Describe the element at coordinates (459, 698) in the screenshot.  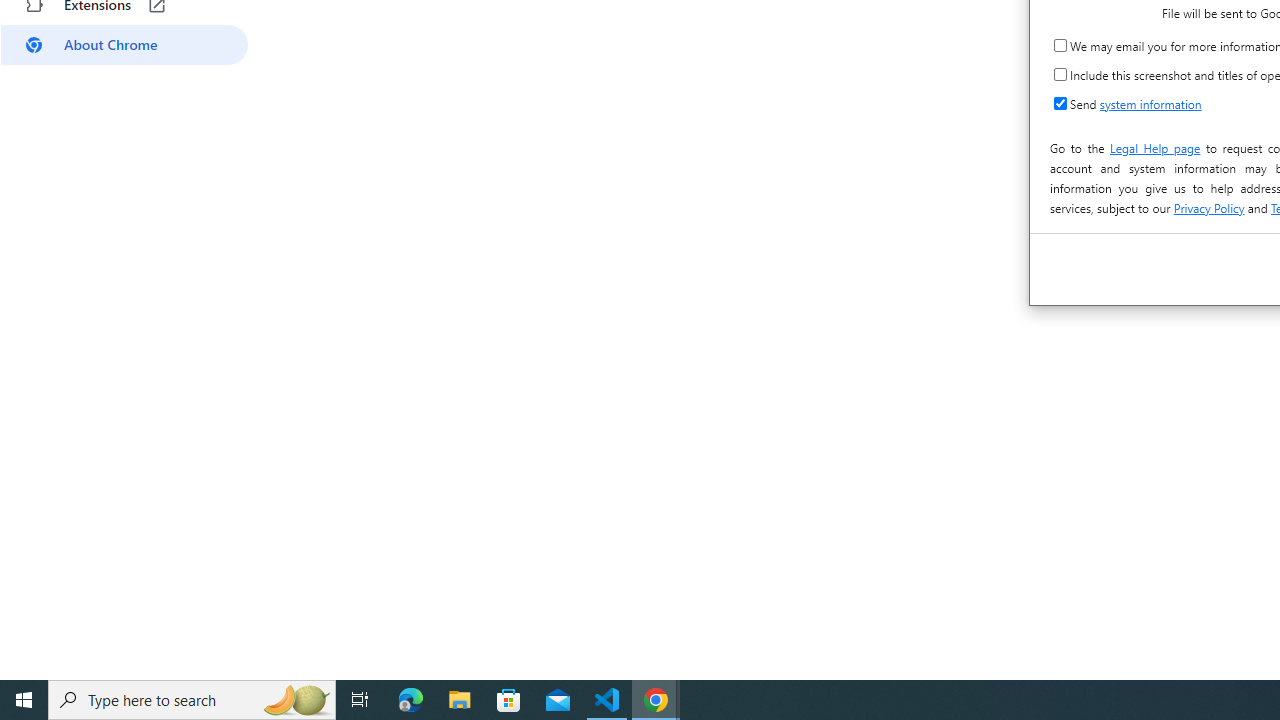
I see `'File Explorer'` at that location.